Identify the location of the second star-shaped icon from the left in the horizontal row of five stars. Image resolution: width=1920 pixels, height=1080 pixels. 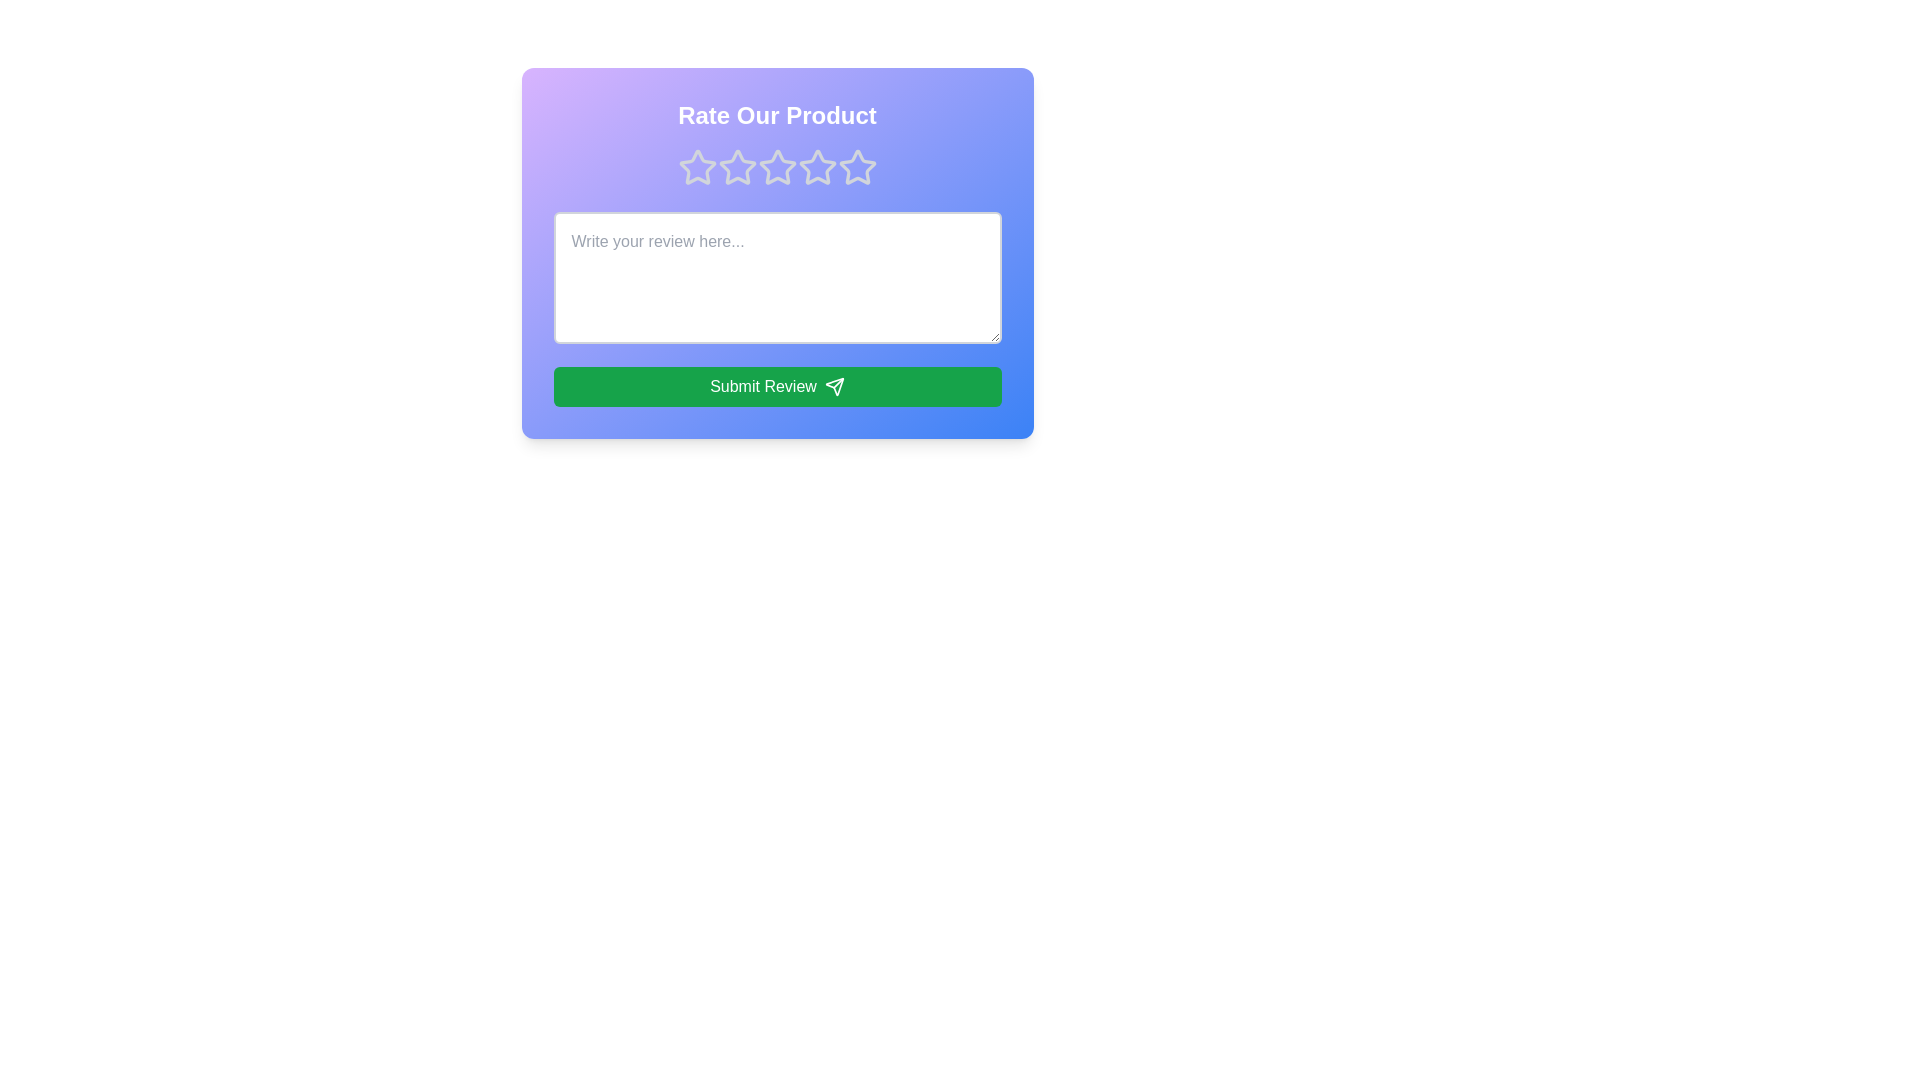
(736, 166).